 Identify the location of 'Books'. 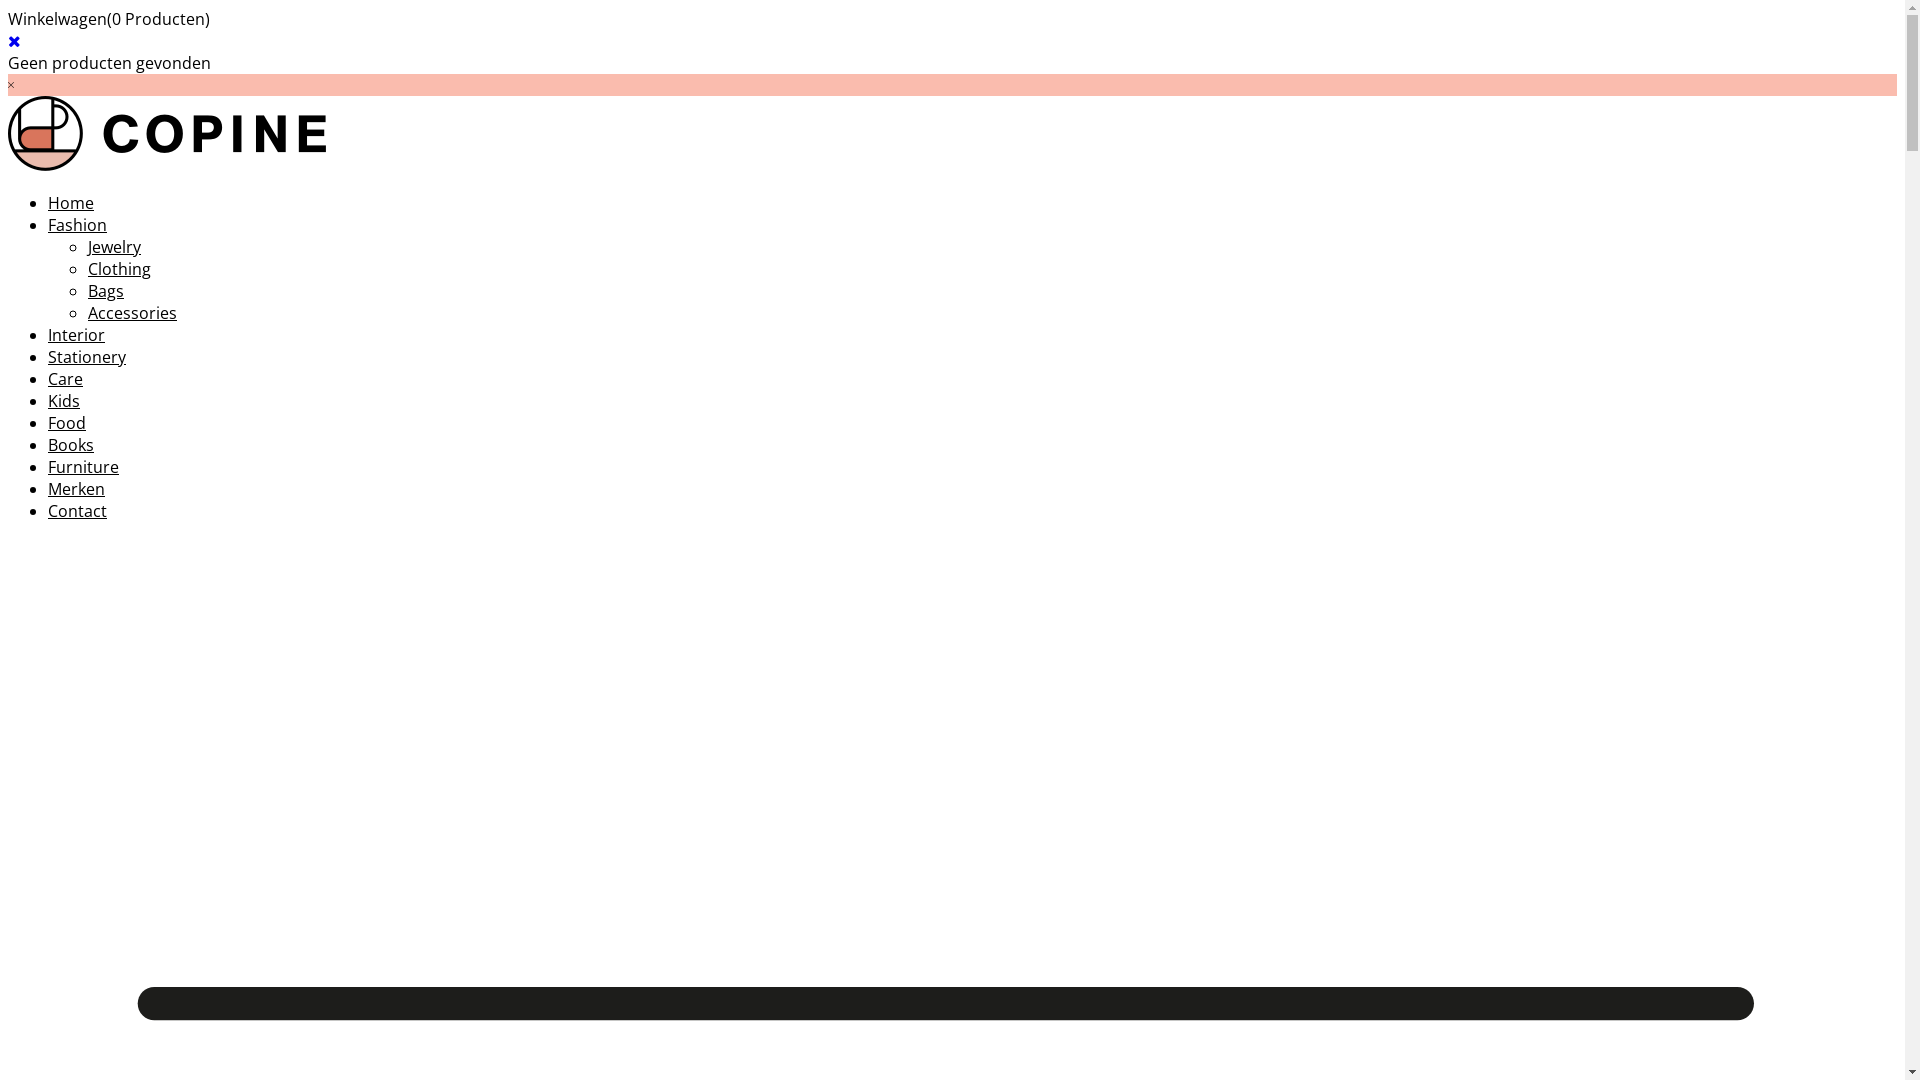
(71, 443).